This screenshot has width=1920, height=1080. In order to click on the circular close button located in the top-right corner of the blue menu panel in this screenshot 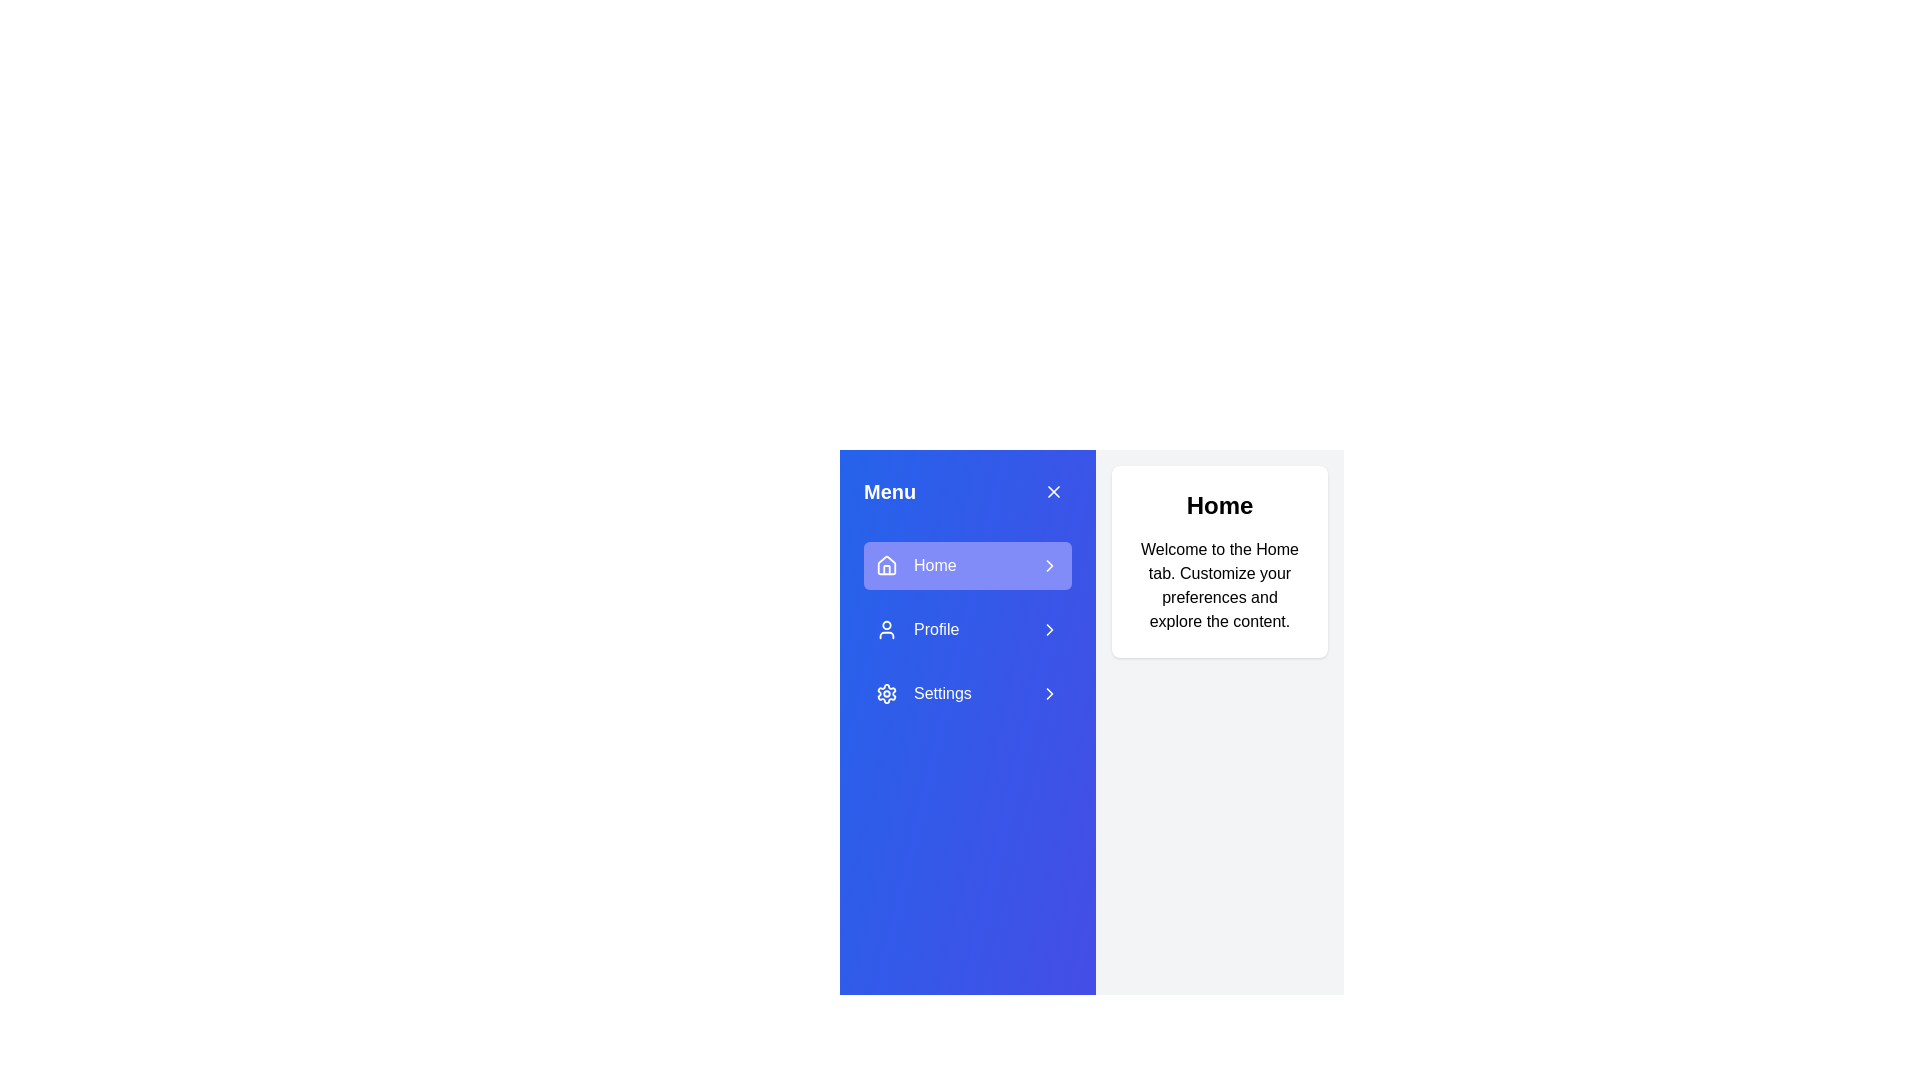, I will do `click(1053, 492)`.